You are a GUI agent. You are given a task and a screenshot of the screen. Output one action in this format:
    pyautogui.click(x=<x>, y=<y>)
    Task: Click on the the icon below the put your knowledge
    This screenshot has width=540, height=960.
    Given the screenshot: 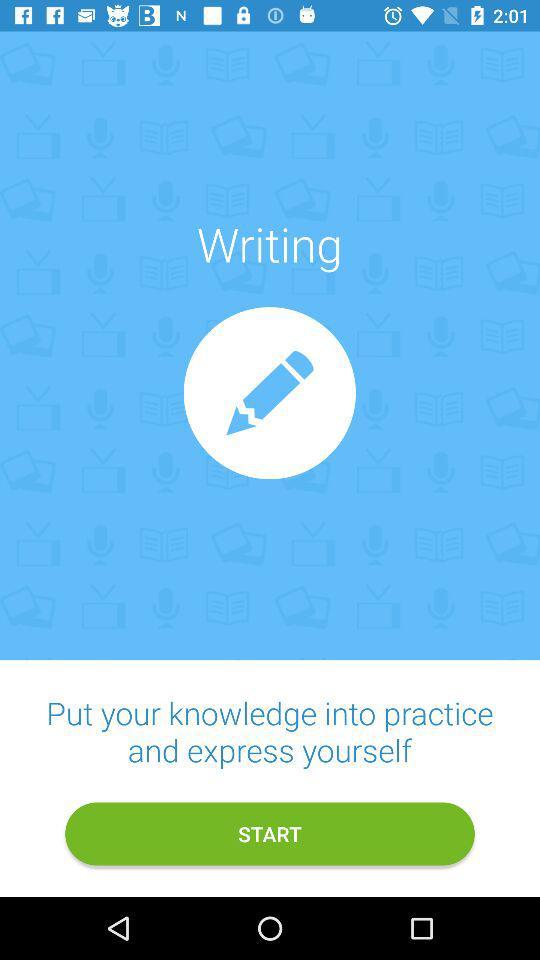 What is the action you would take?
    pyautogui.click(x=270, y=834)
    